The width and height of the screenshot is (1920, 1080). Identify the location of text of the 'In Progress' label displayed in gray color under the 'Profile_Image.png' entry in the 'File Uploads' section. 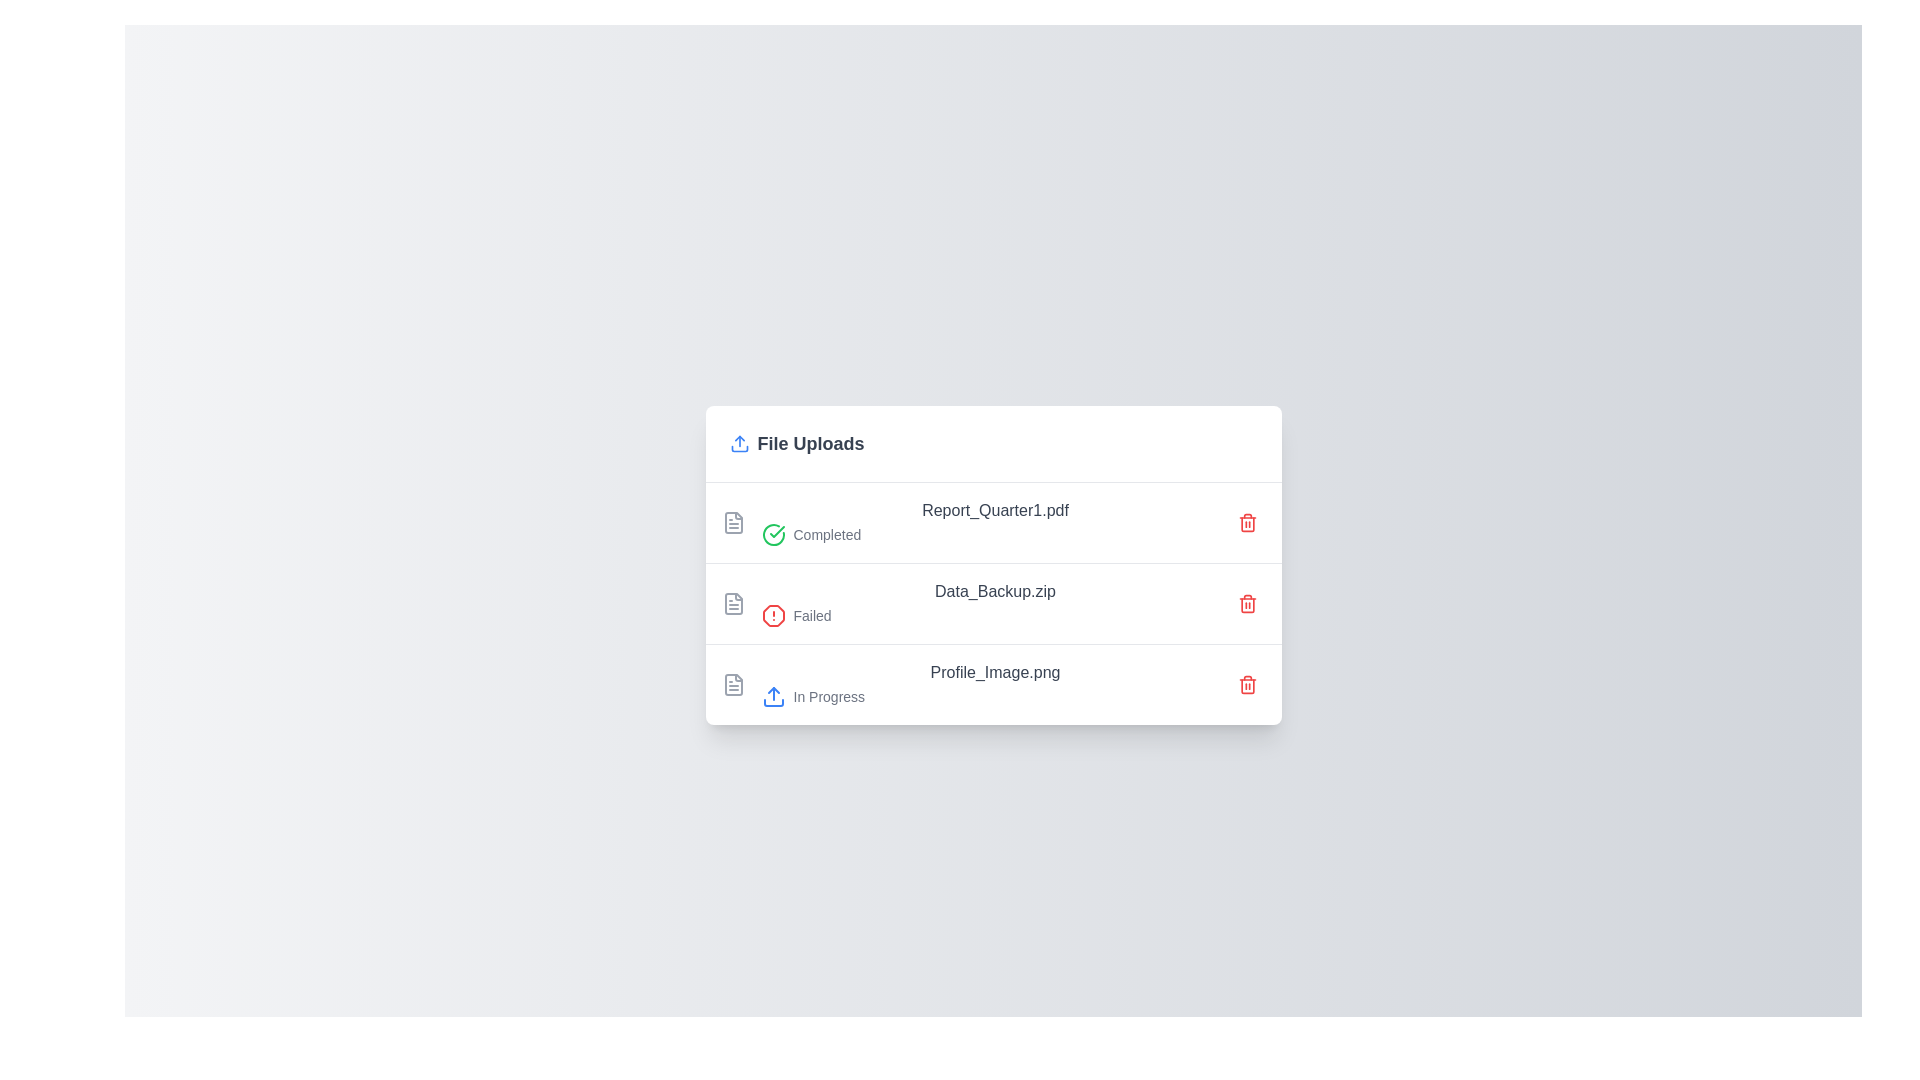
(829, 695).